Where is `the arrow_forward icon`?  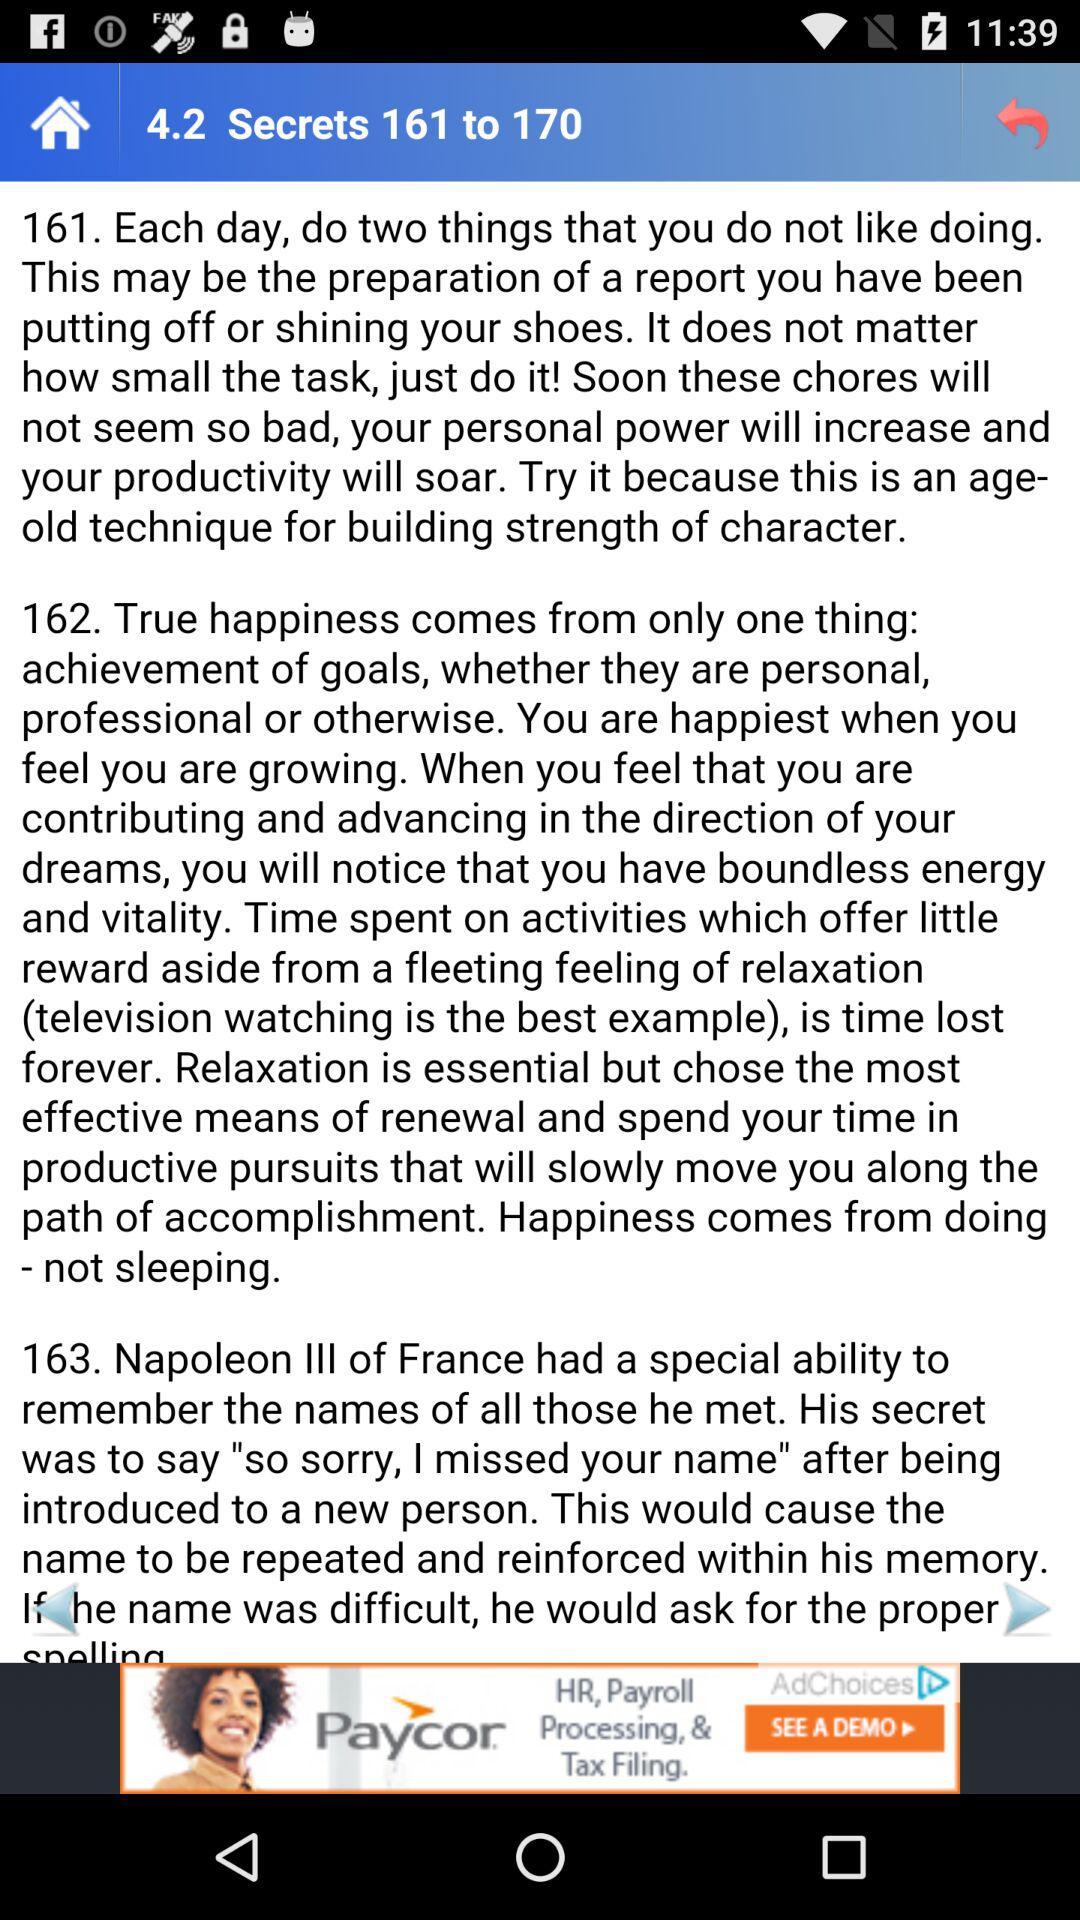 the arrow_forward icon is located at coordinates (1025, 1720).